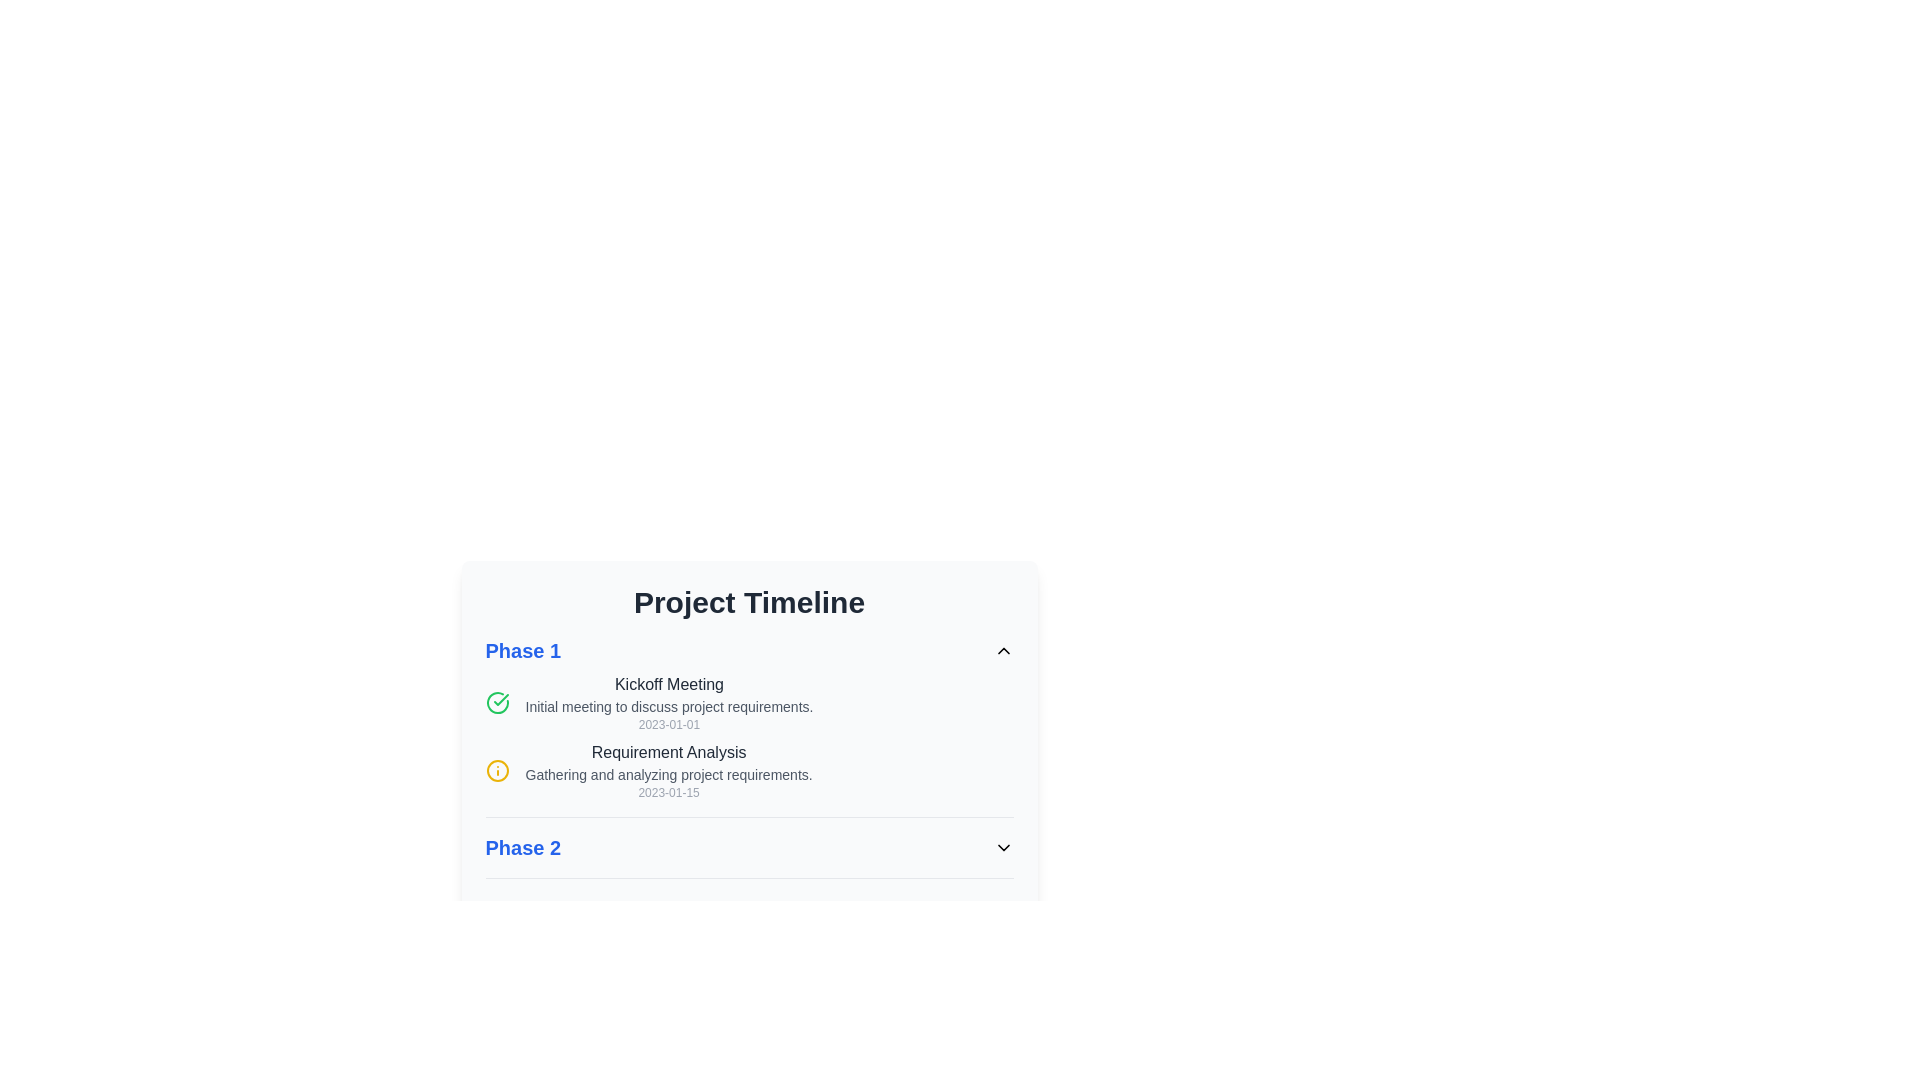 This screenshot has height=1080, width=1920. Describe the element at coordinates (1003, 651) in the screenshot. I see `the downward-pointing chevron icon toggle button located at the far right of the 'Phase 1' section's header` at that location.